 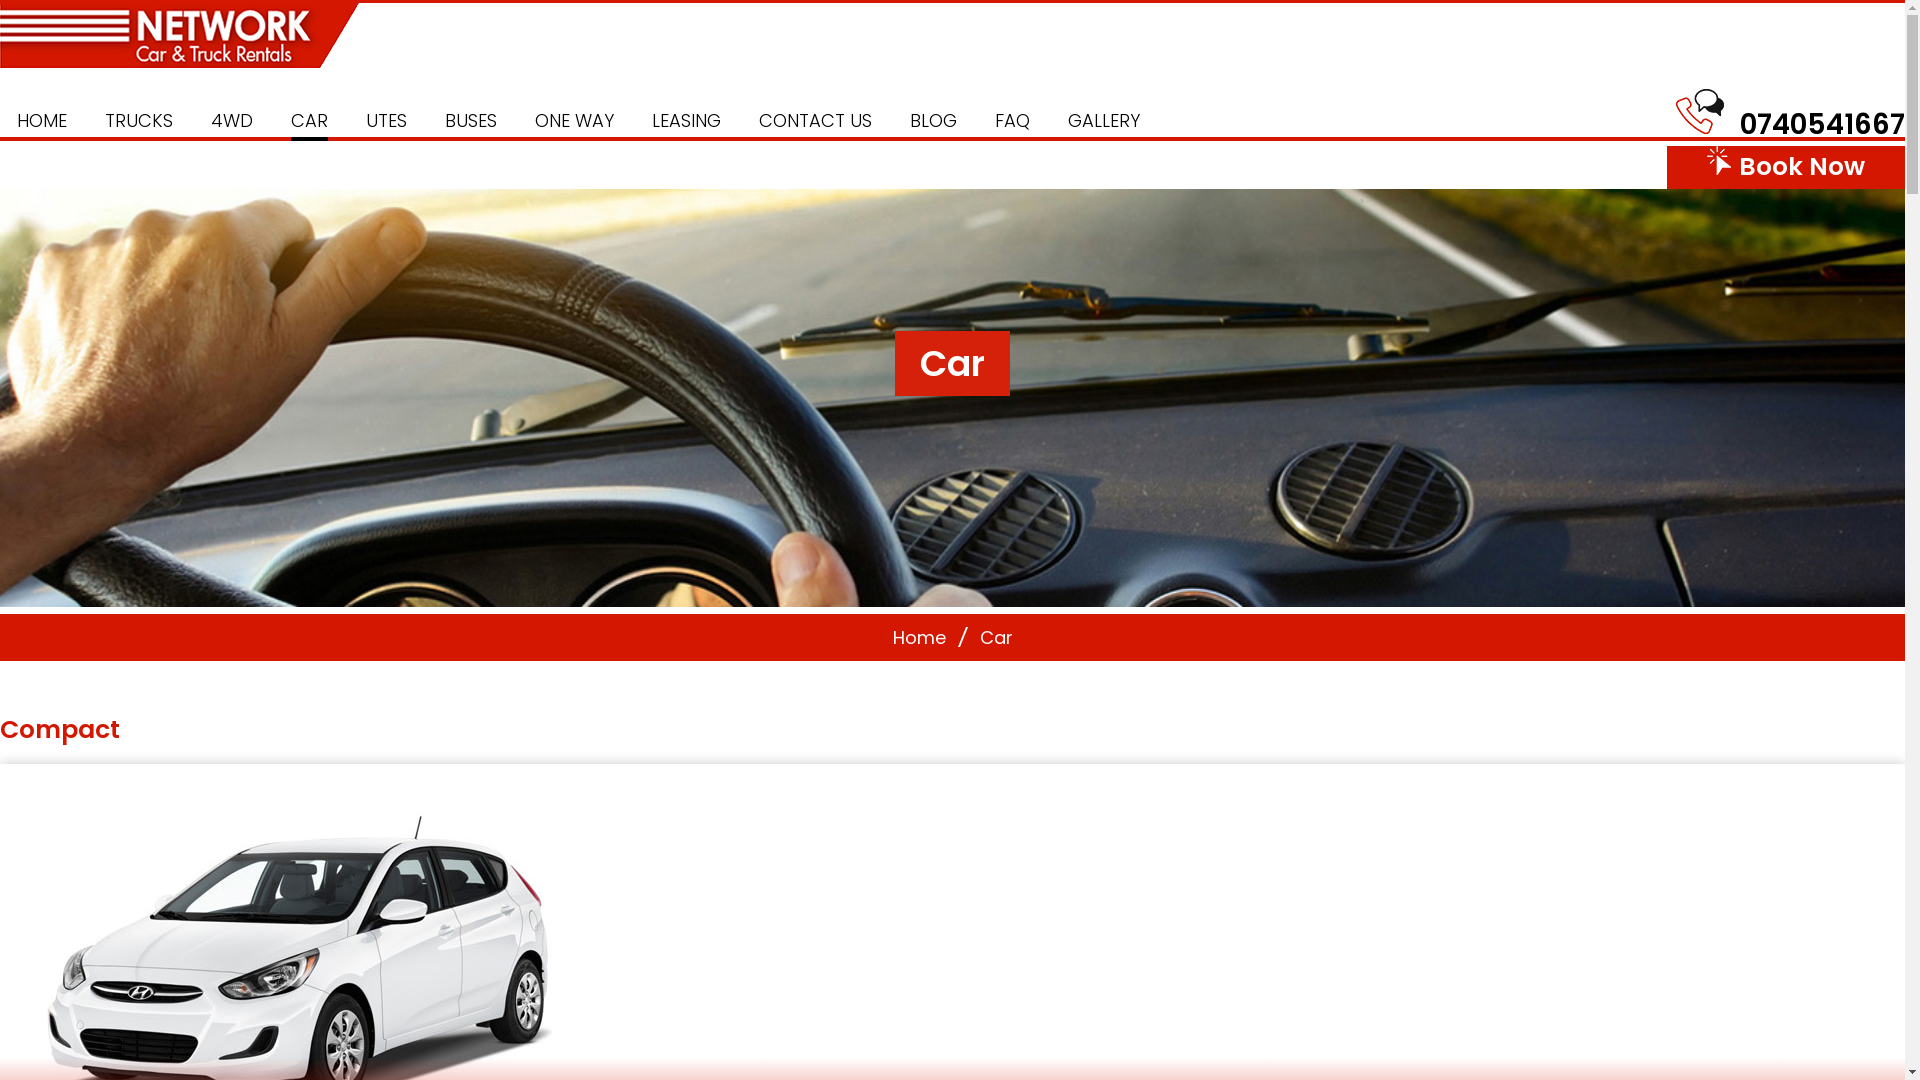 I want to click on 'UTES', so click(x=386, y=120).